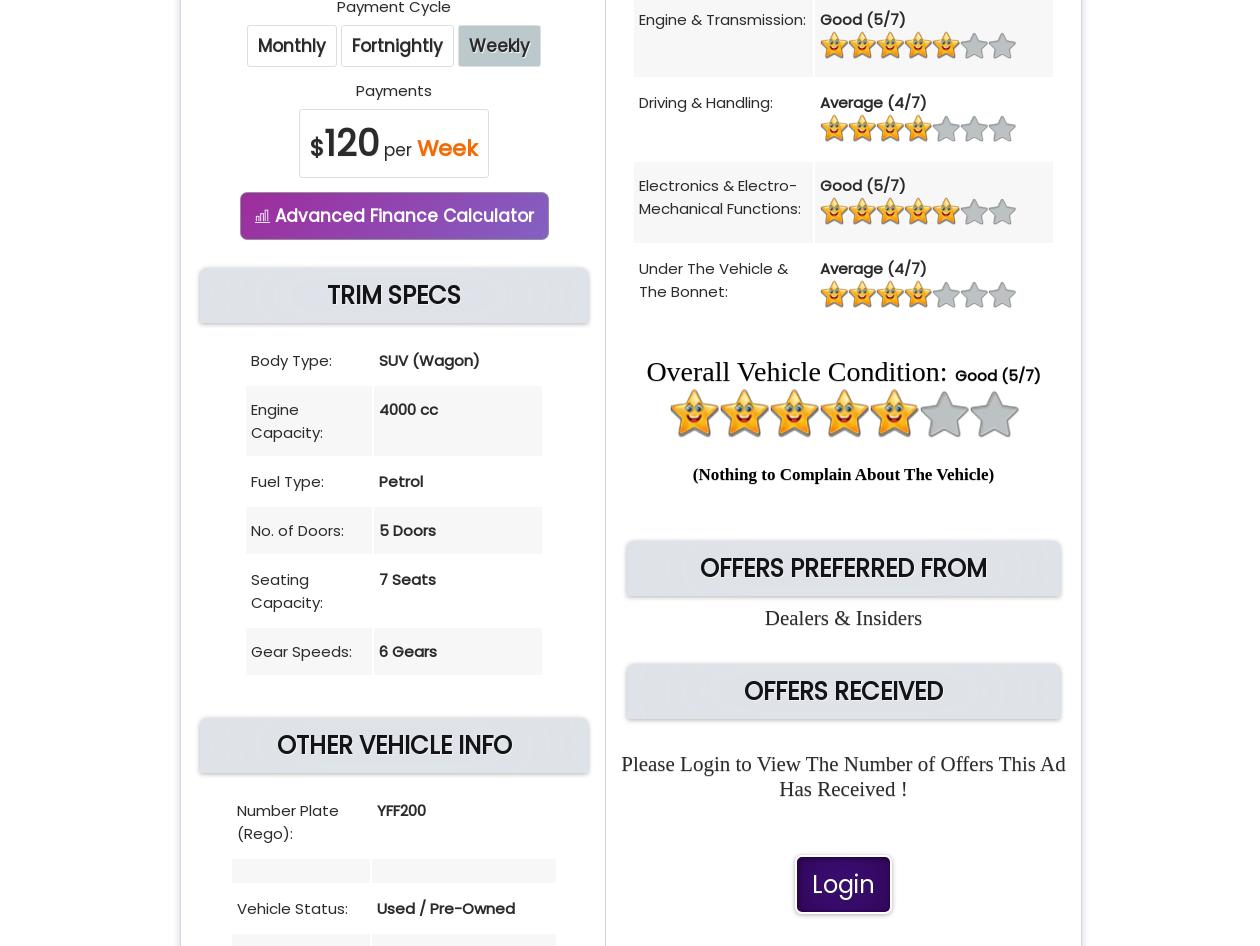 This screenshot has width=1260, height=946. What do you see at coordinates (446, 907) in the screenshot?
I see `'Used / Pre-Owned'` at bounding box center [446, 907].